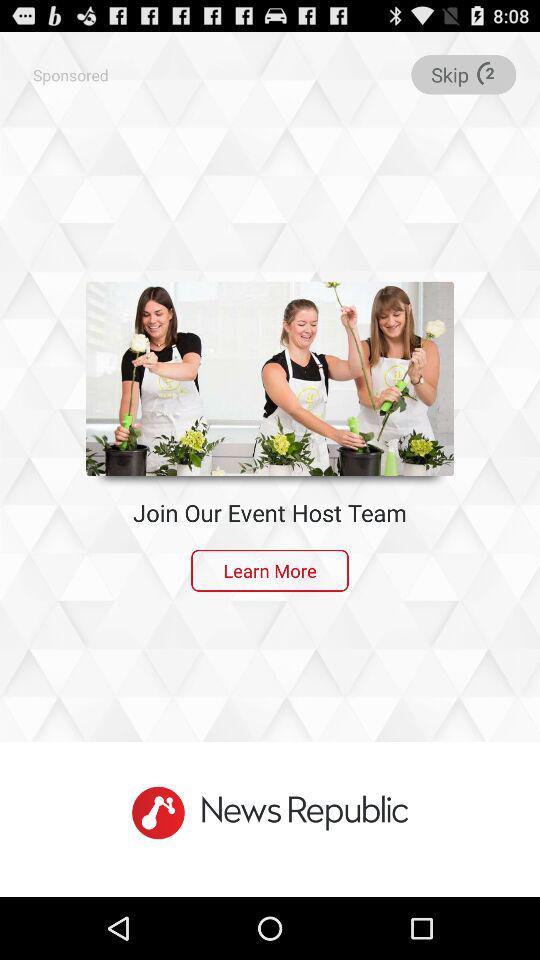 This screenshot has height=960, width=540. I want to click on image, so click(270, 377).